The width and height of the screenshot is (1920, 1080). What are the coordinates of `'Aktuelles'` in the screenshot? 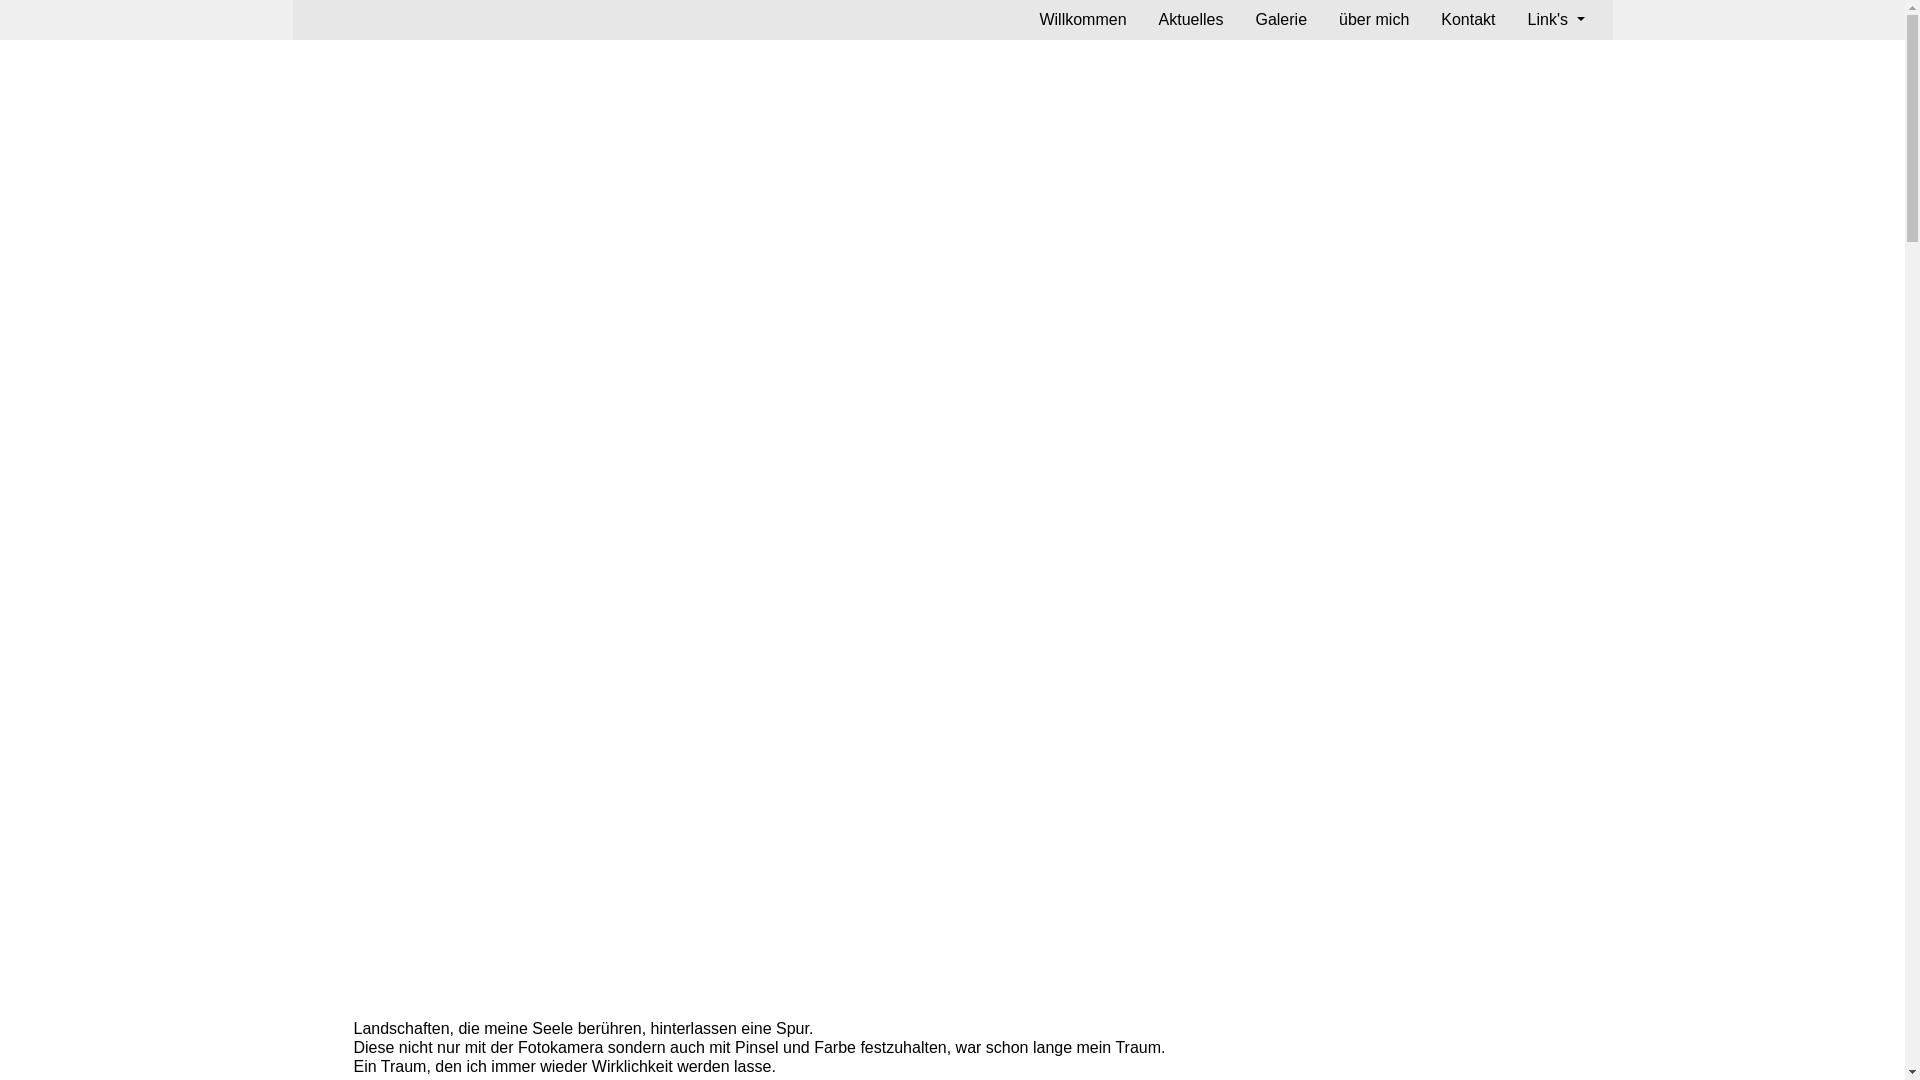 It's located at (1191, 19).